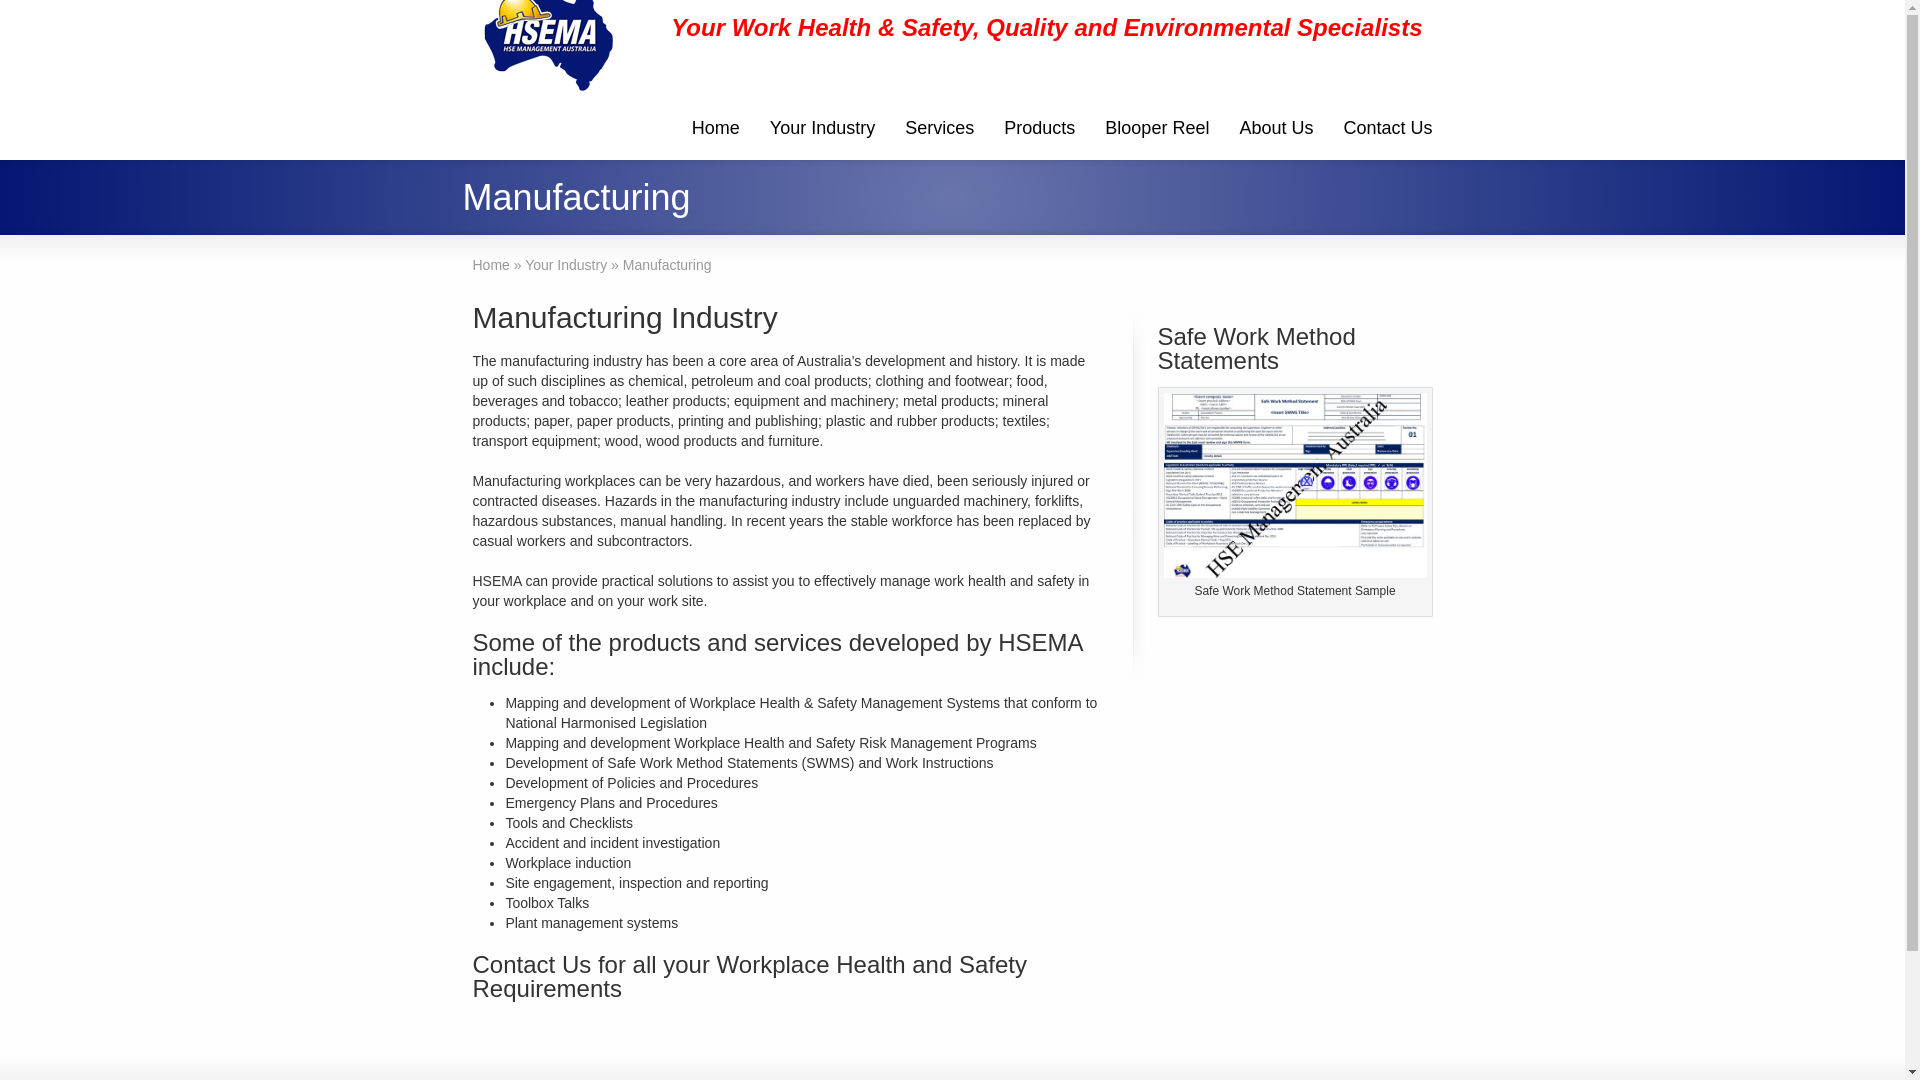 This screenshot has height=1080, width=1920. Describe the element at coordinates (565, 264) in the screenshot. I see `'Your Industry'` at that location.